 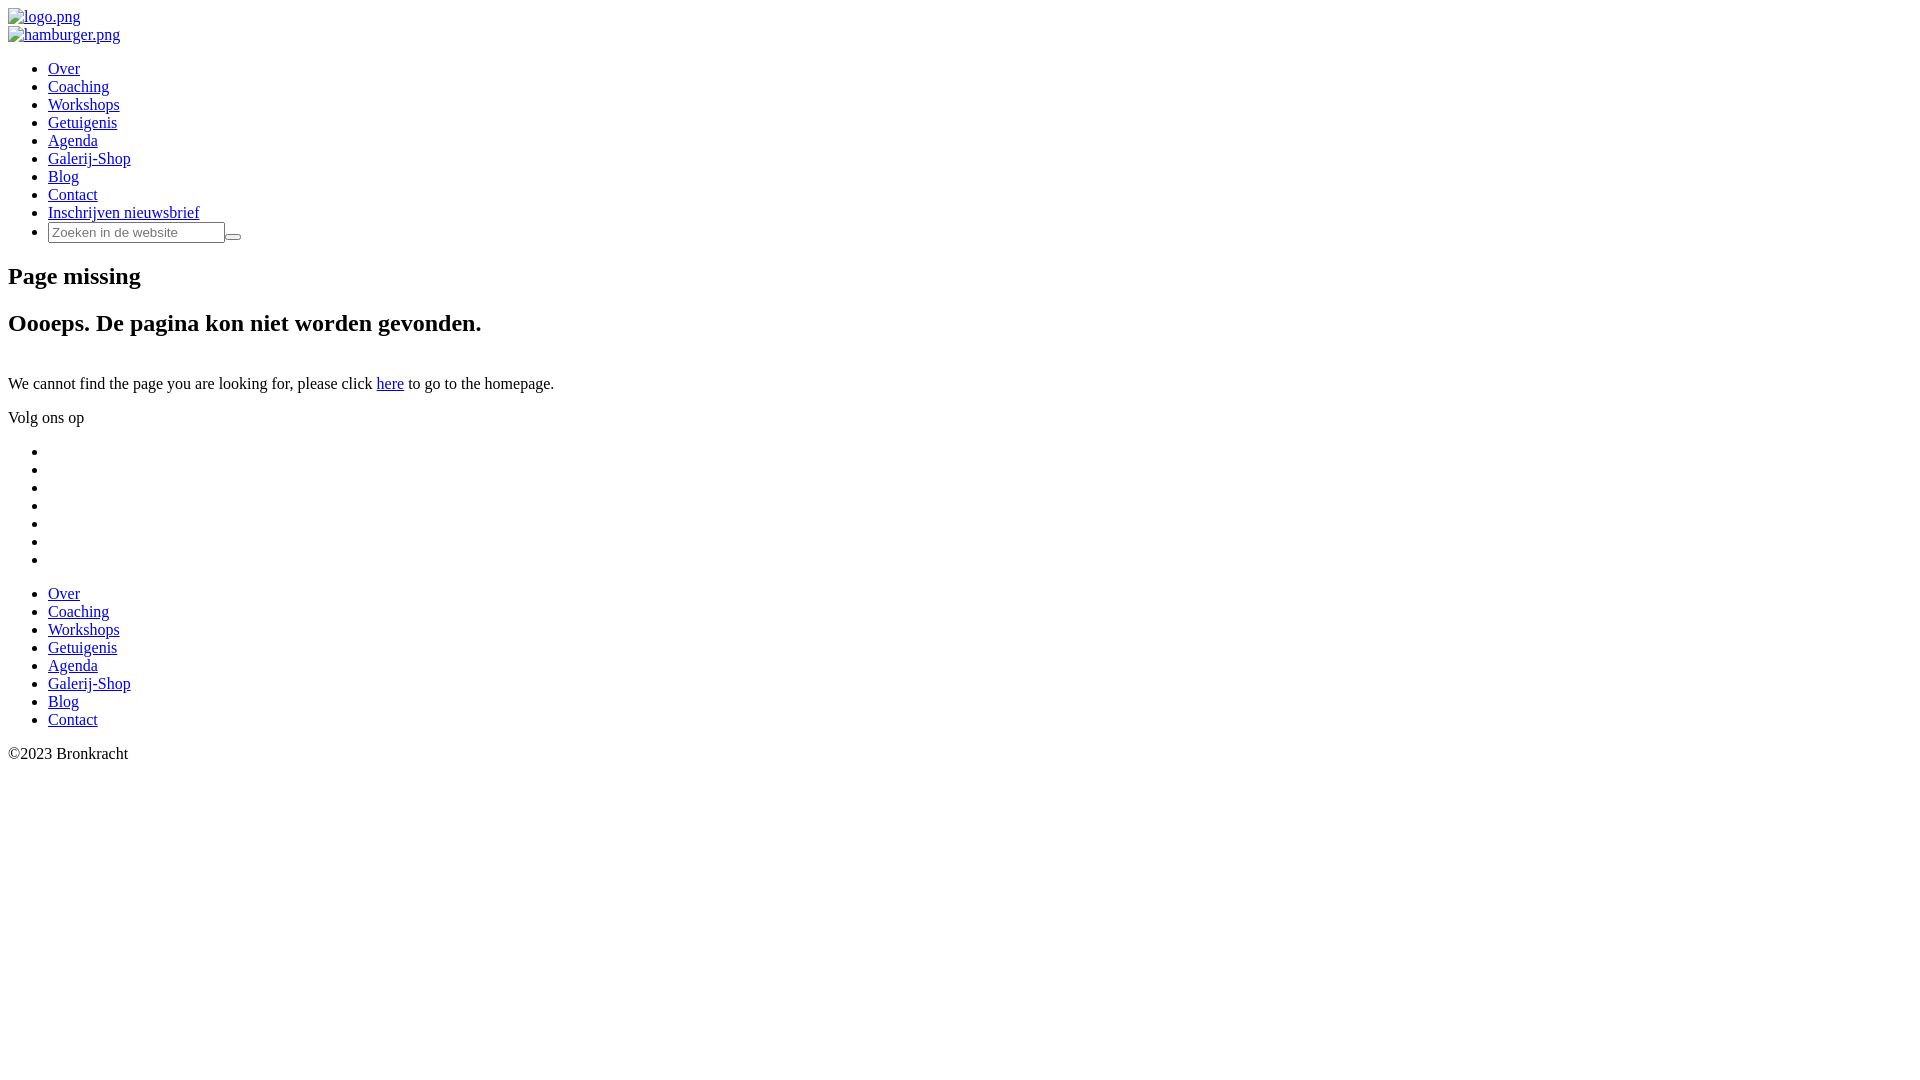 I want to click on 'Contact', so click(x=48, y=194).